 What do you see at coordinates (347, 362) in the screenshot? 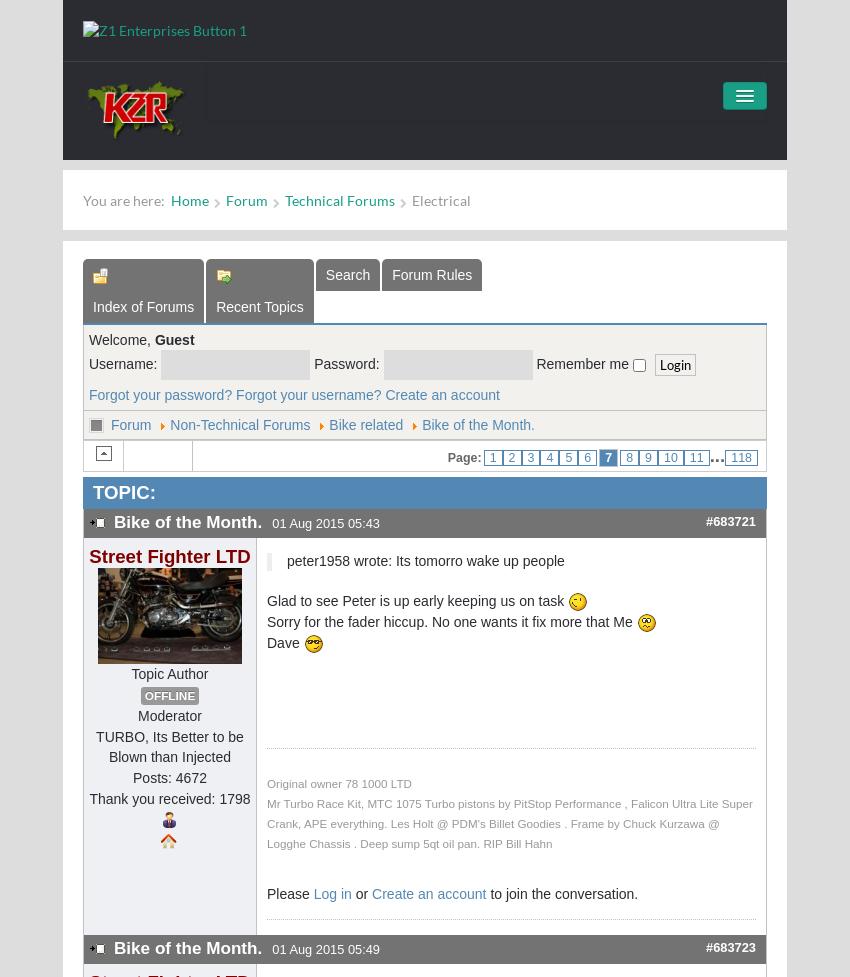
I see `'Password:'` at bounding box center [347, 362].